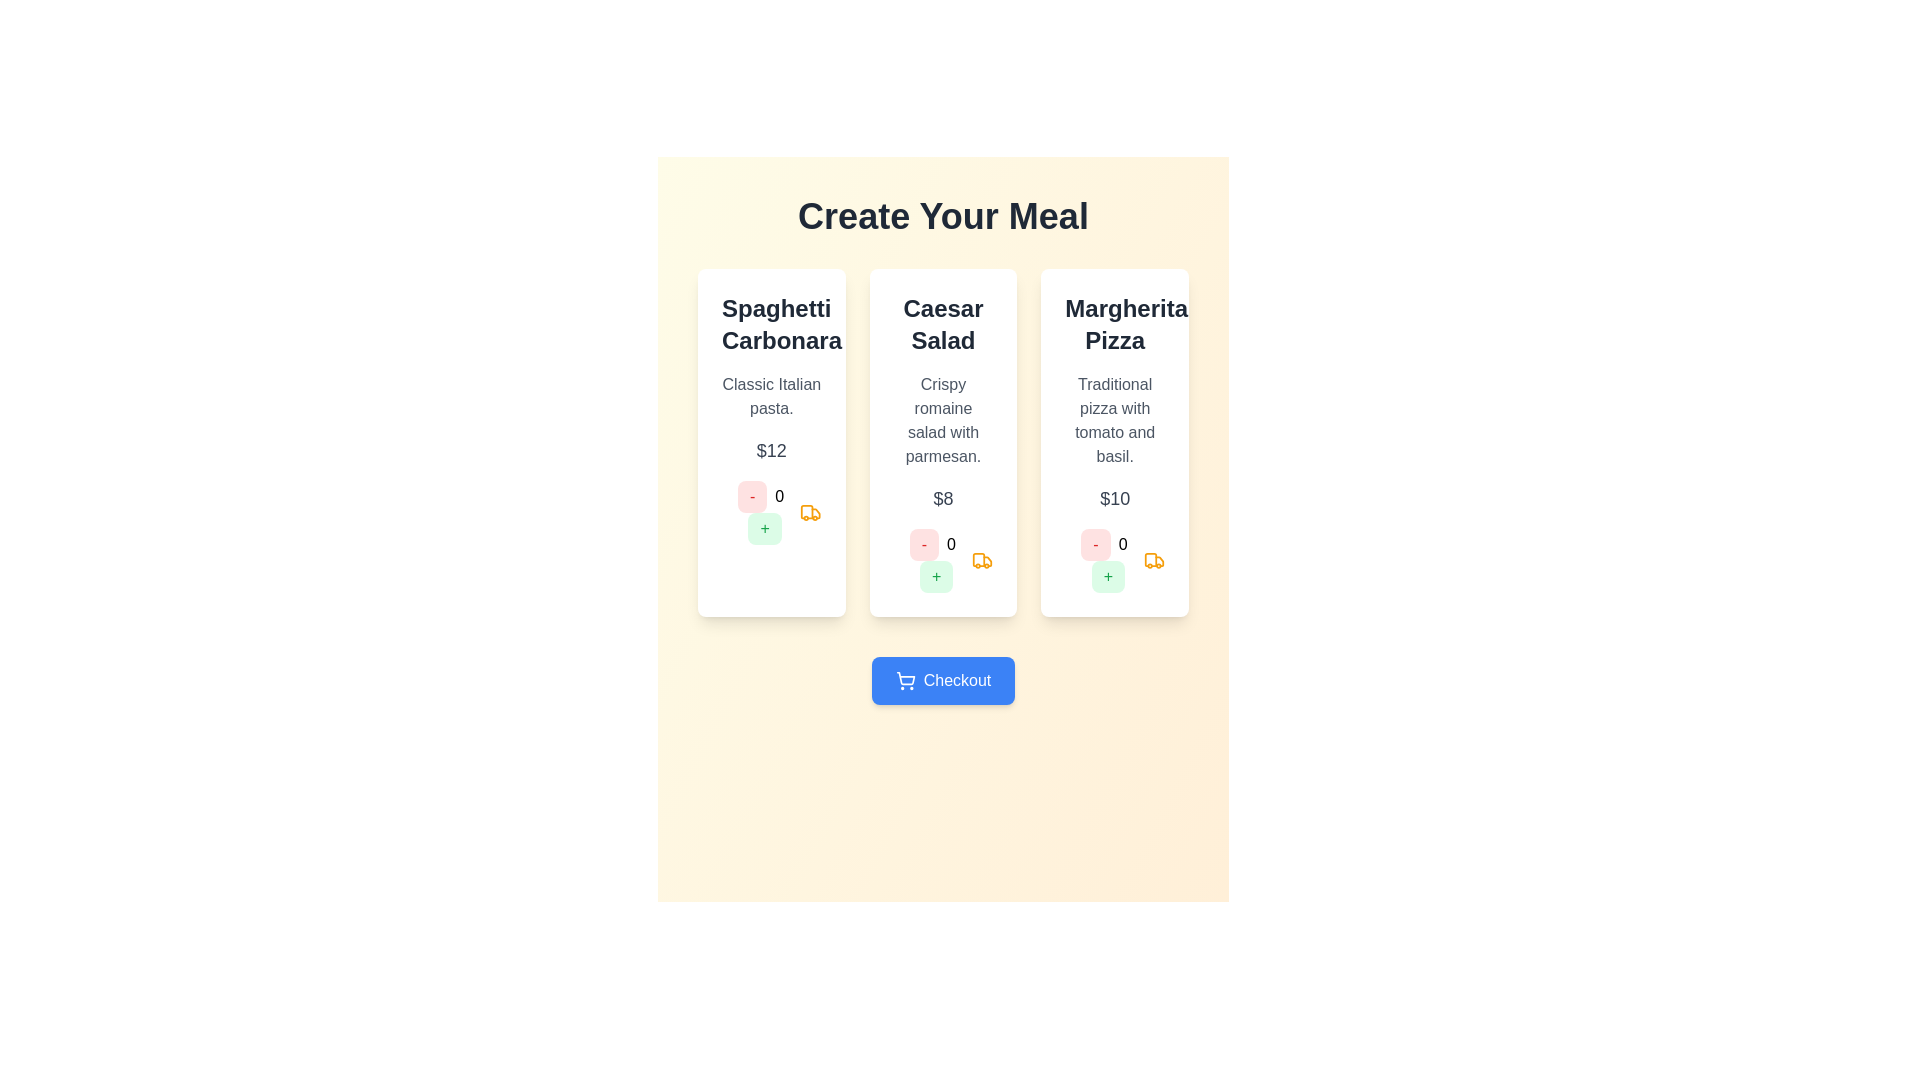  What do you see at coordinates (770, 442) in the screenshot?
I see `the '+' button on the first Card Component in the grid layout to increase the quantity` at bounding box center [770, 442].